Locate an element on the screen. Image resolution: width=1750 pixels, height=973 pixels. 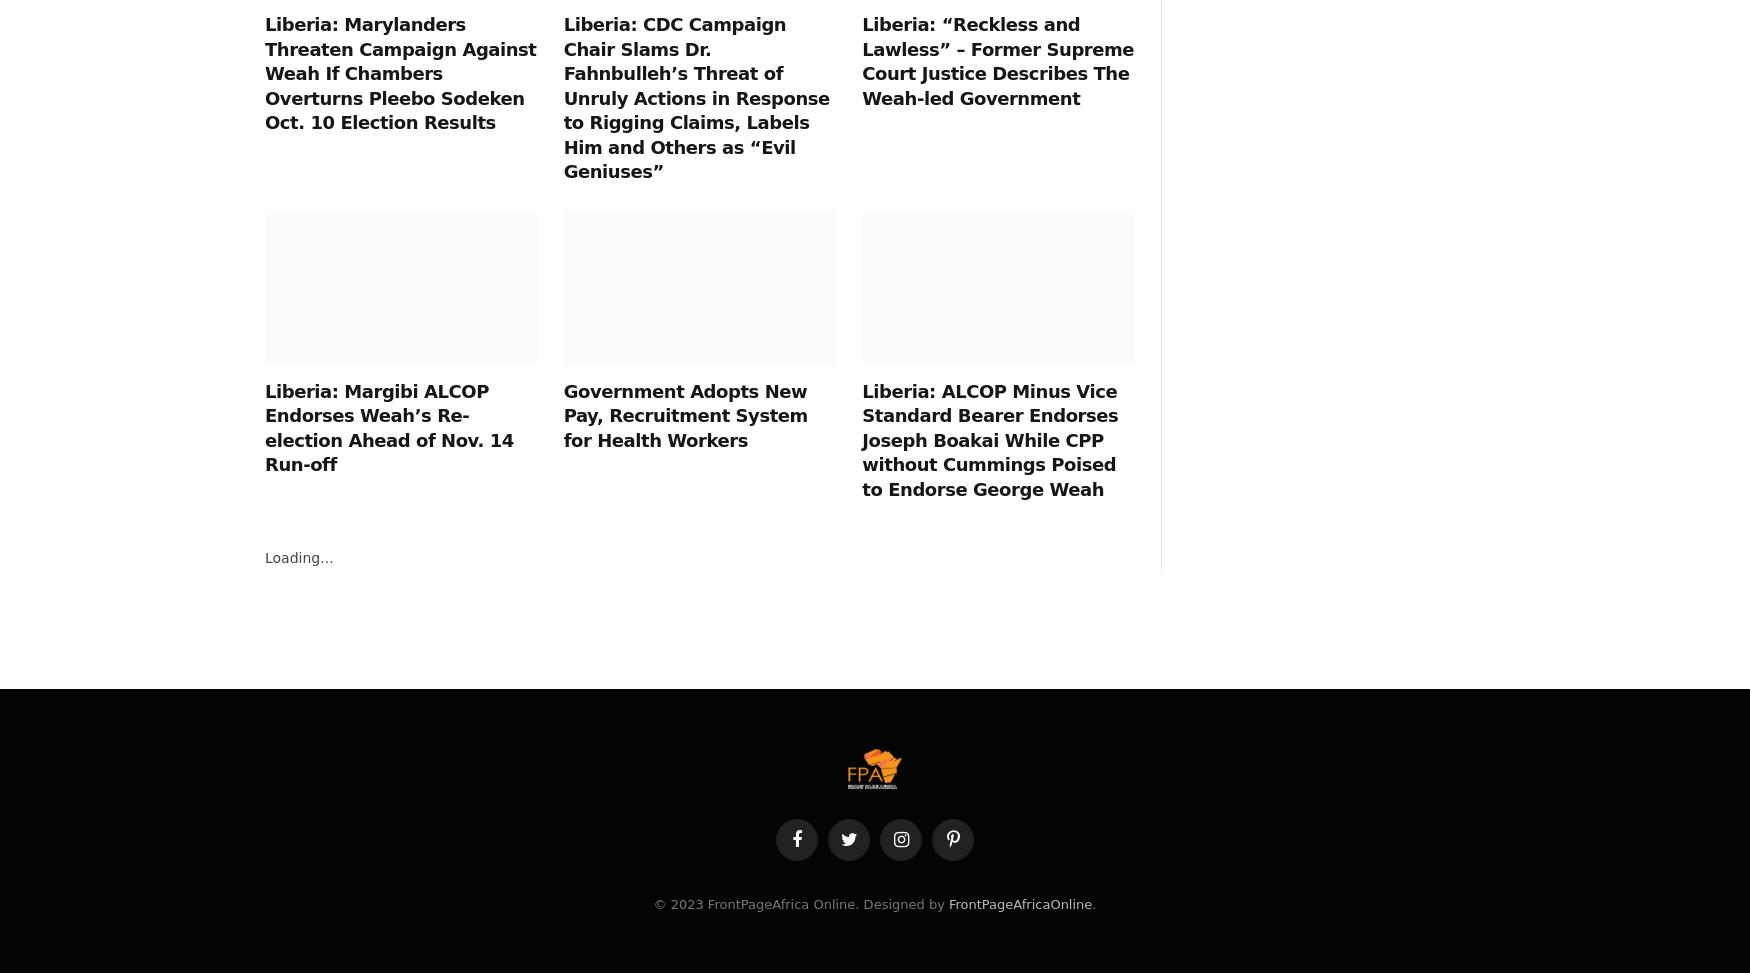
'Liberia: Marylanders Threaten Campaign Against Weah If Chambers Overturns Pleebo Sodeken Oct. 10 Election Results' is located at coordinates (399, 72).